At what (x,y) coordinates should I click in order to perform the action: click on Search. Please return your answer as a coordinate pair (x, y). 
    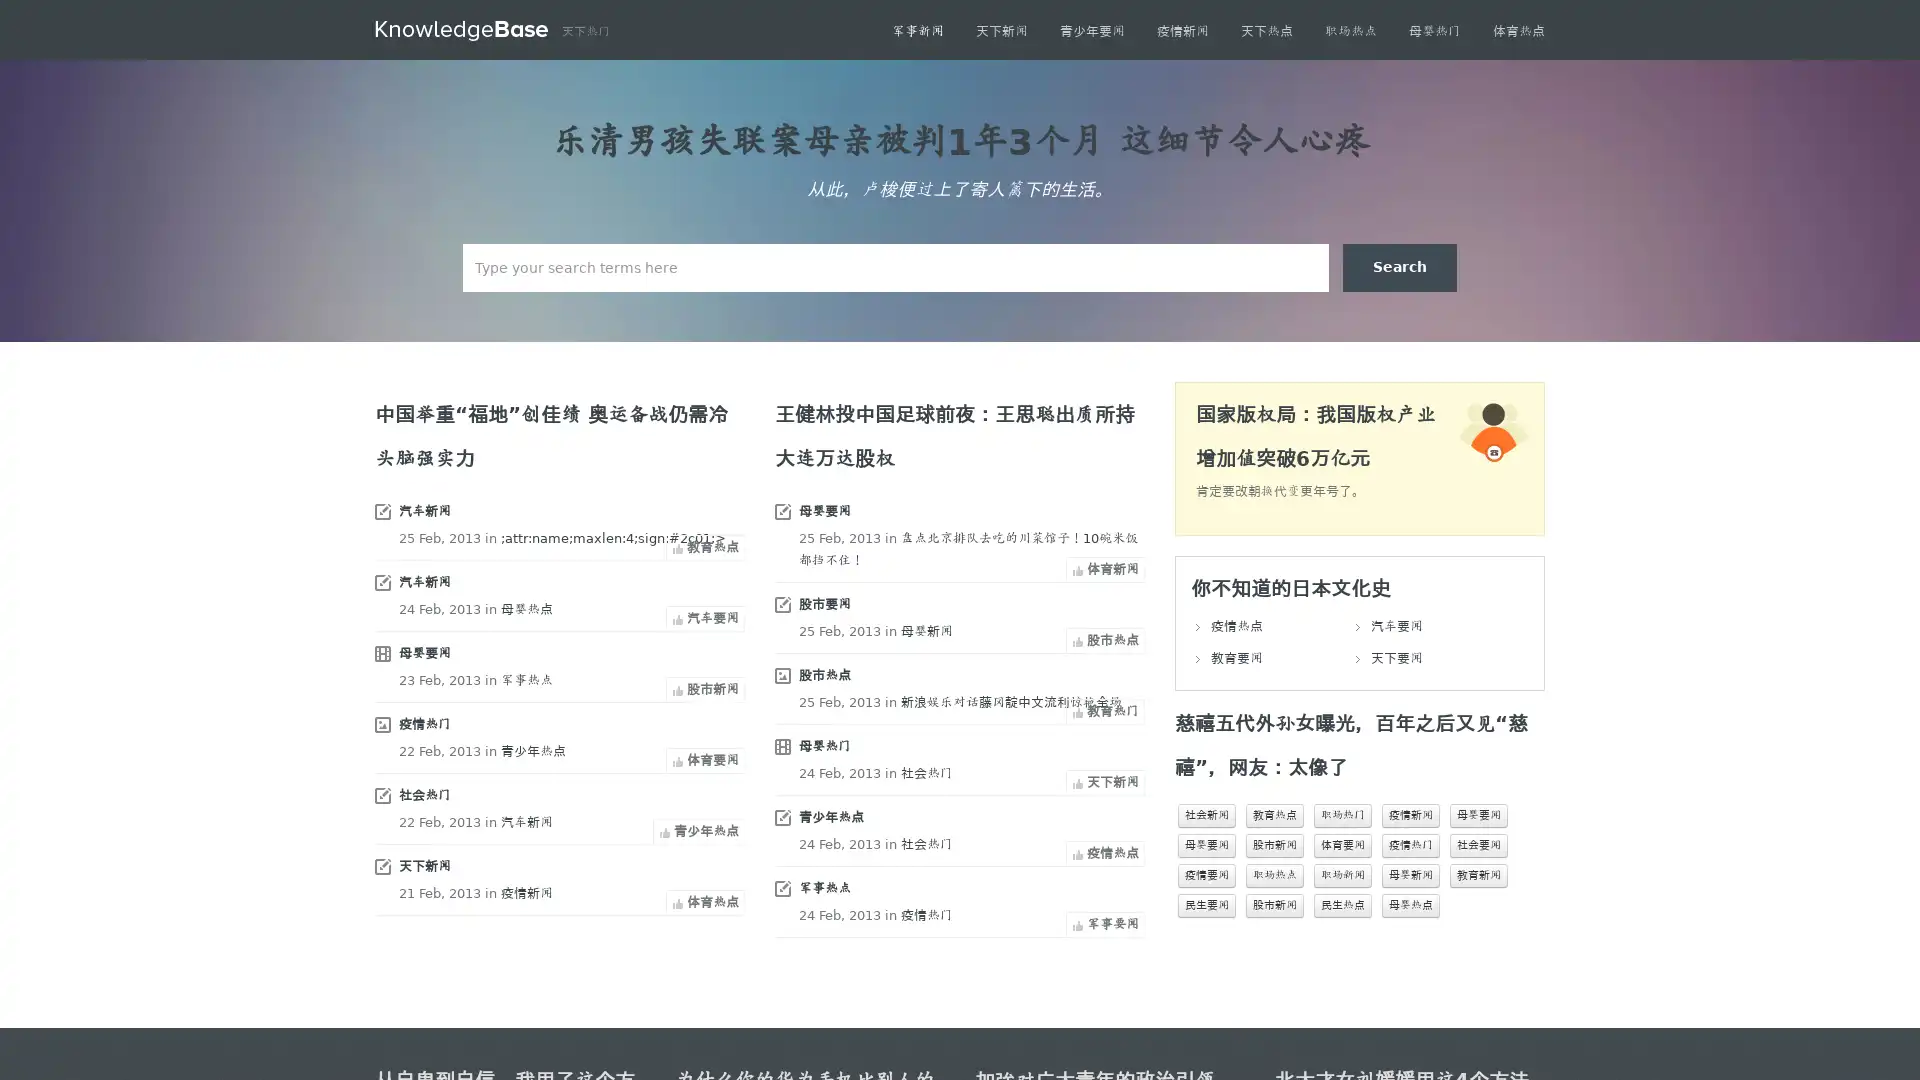
    Looking at the image, I should click on (1399, 266).